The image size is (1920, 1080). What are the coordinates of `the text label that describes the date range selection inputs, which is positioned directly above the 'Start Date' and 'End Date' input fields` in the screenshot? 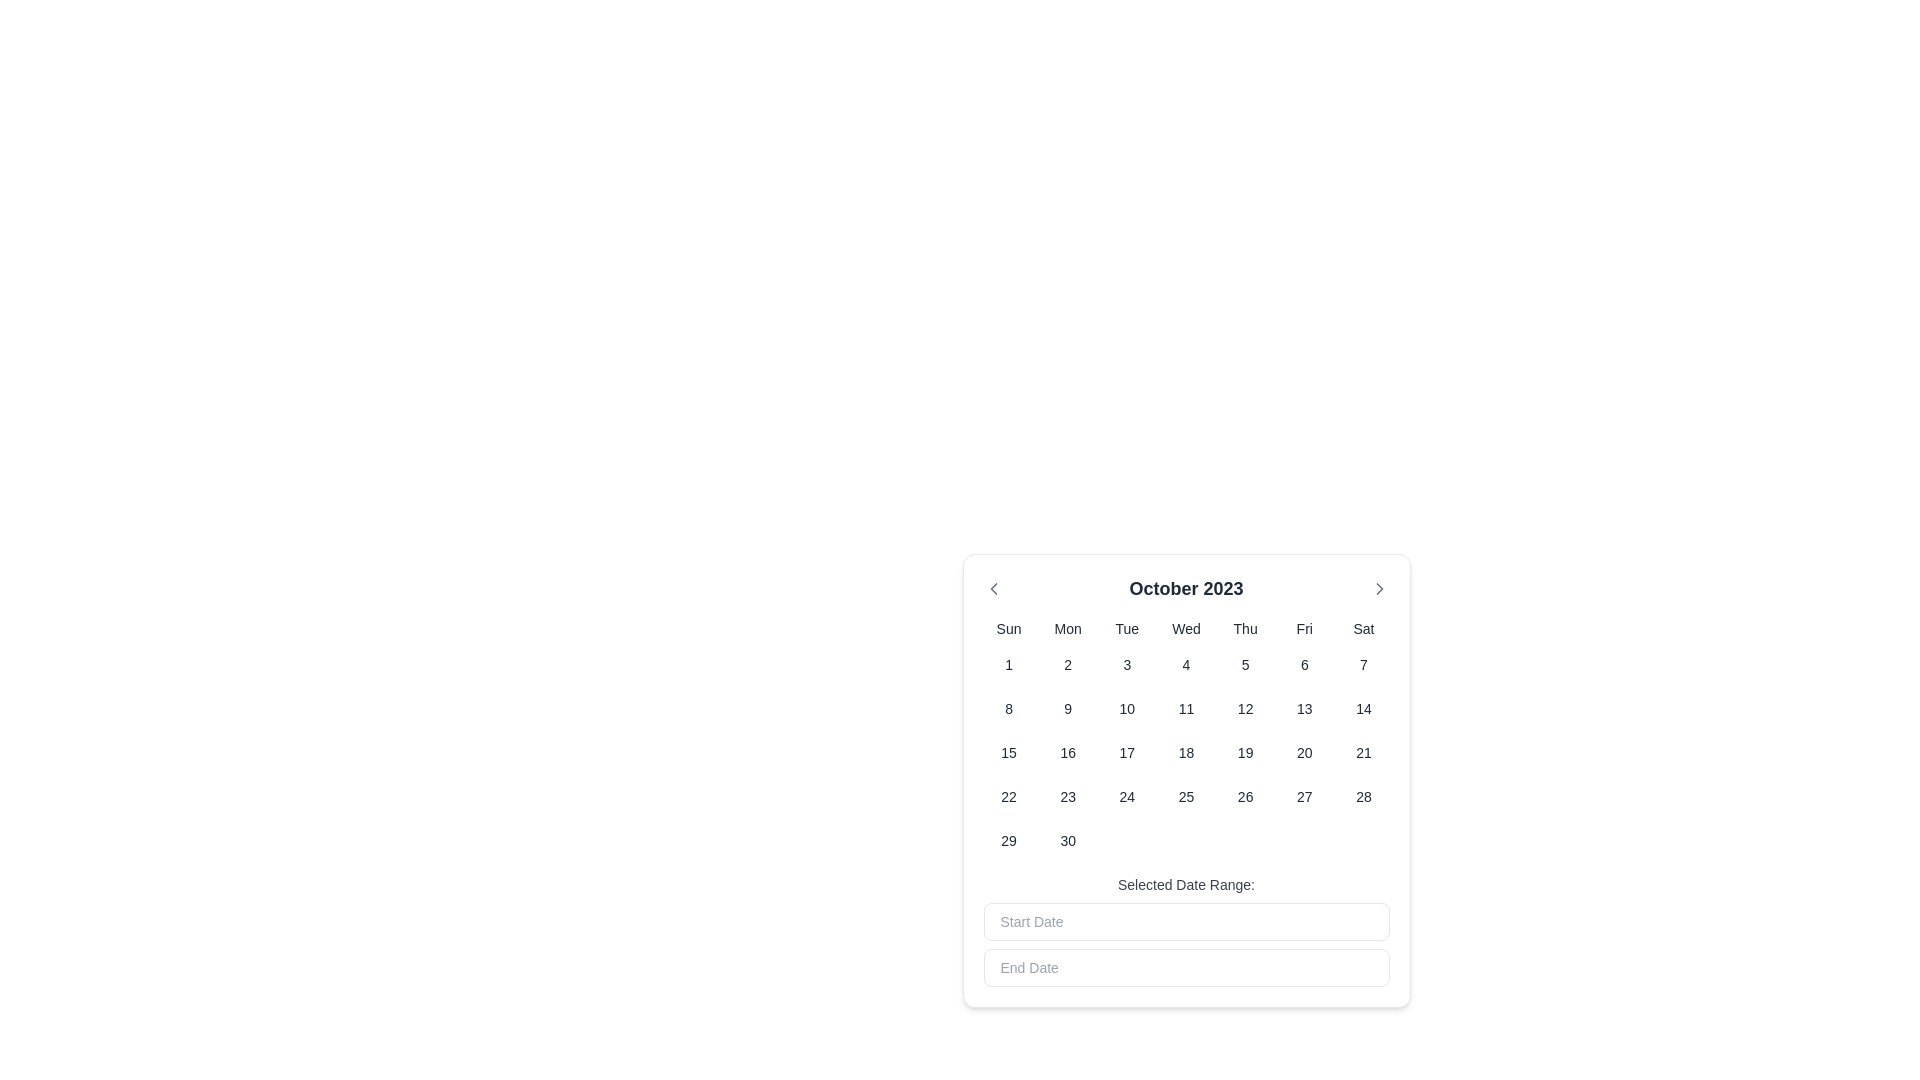 It's located at (1186, 883).